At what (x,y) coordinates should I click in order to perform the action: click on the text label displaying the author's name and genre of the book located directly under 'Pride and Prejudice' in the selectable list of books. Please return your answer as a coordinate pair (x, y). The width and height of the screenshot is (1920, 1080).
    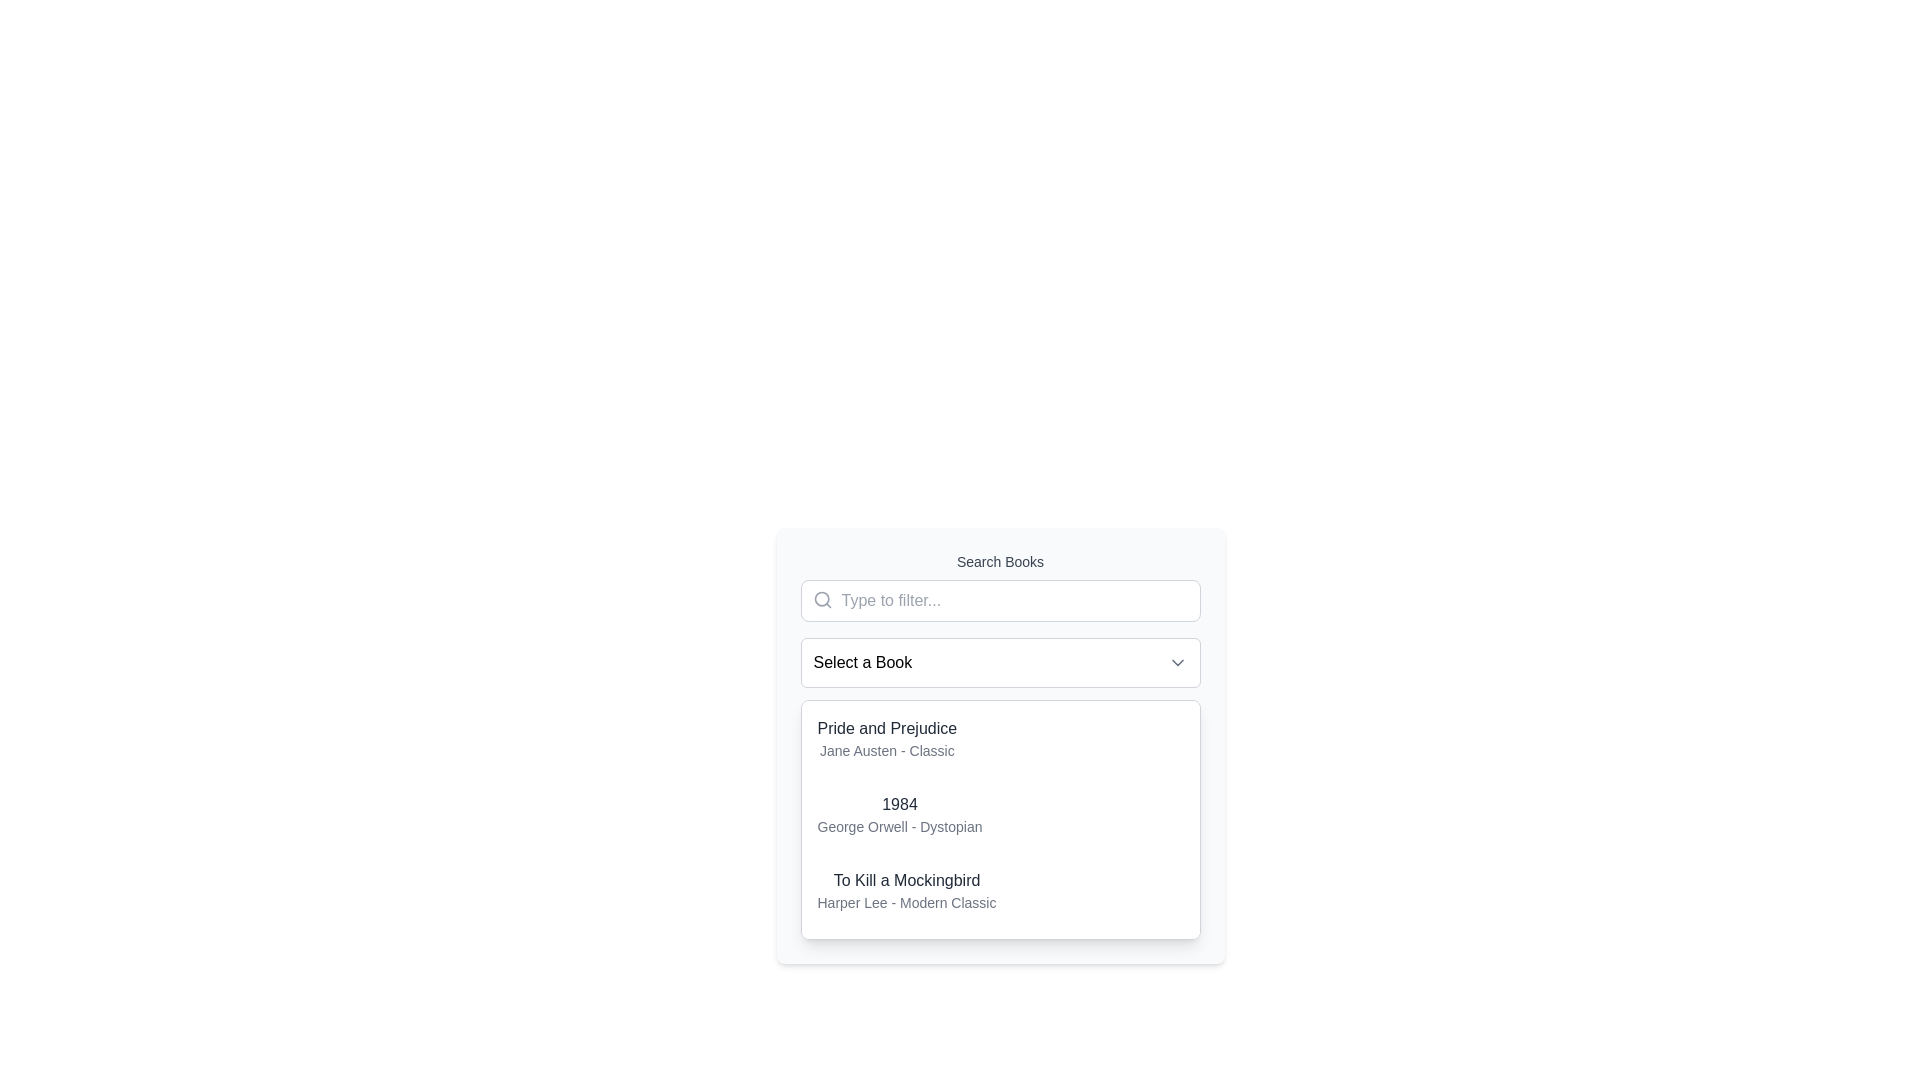
    Looking at the image, I should click on (886, 751).